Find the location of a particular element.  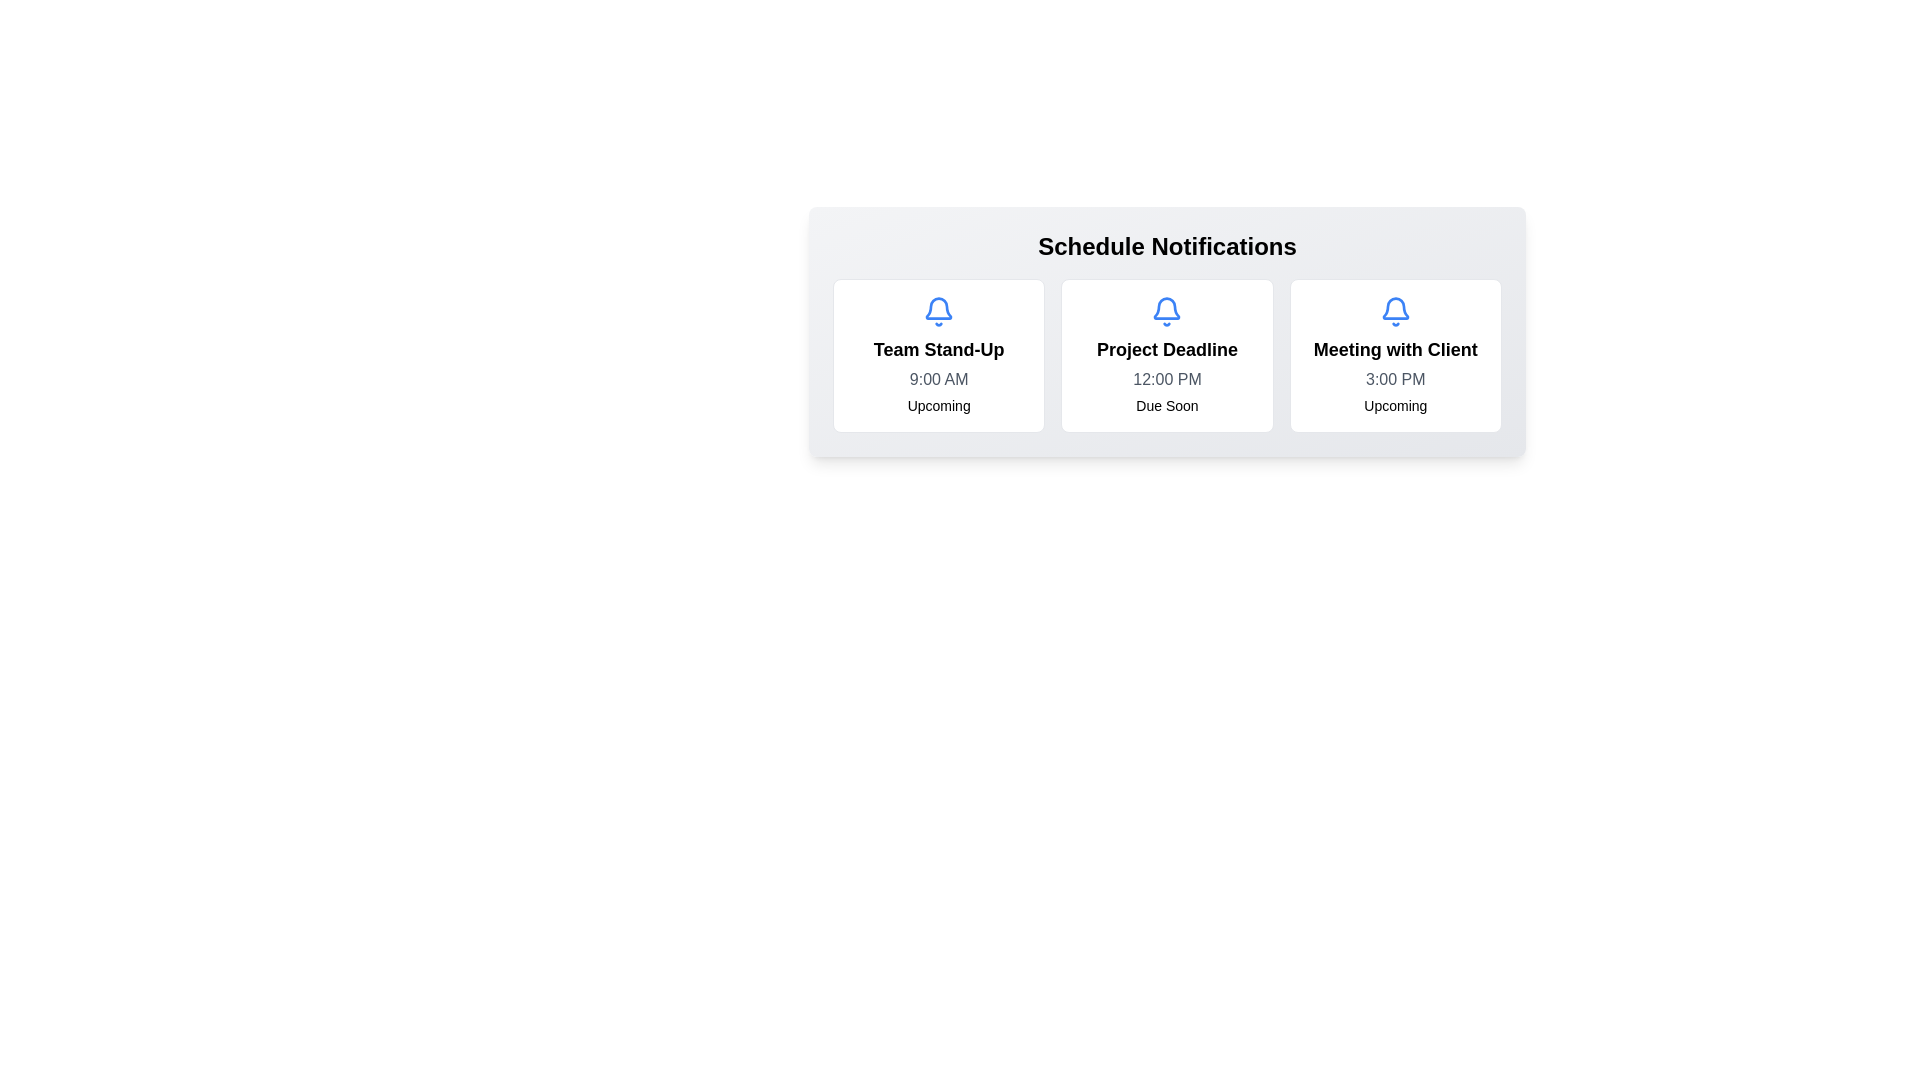

the 'Upcoming' label that is styled with small font size and green color, located at the bottom of the 'Meeting with Client' card, centered beneath the time '3:00 PM' is located at coordinates (1394, 405).